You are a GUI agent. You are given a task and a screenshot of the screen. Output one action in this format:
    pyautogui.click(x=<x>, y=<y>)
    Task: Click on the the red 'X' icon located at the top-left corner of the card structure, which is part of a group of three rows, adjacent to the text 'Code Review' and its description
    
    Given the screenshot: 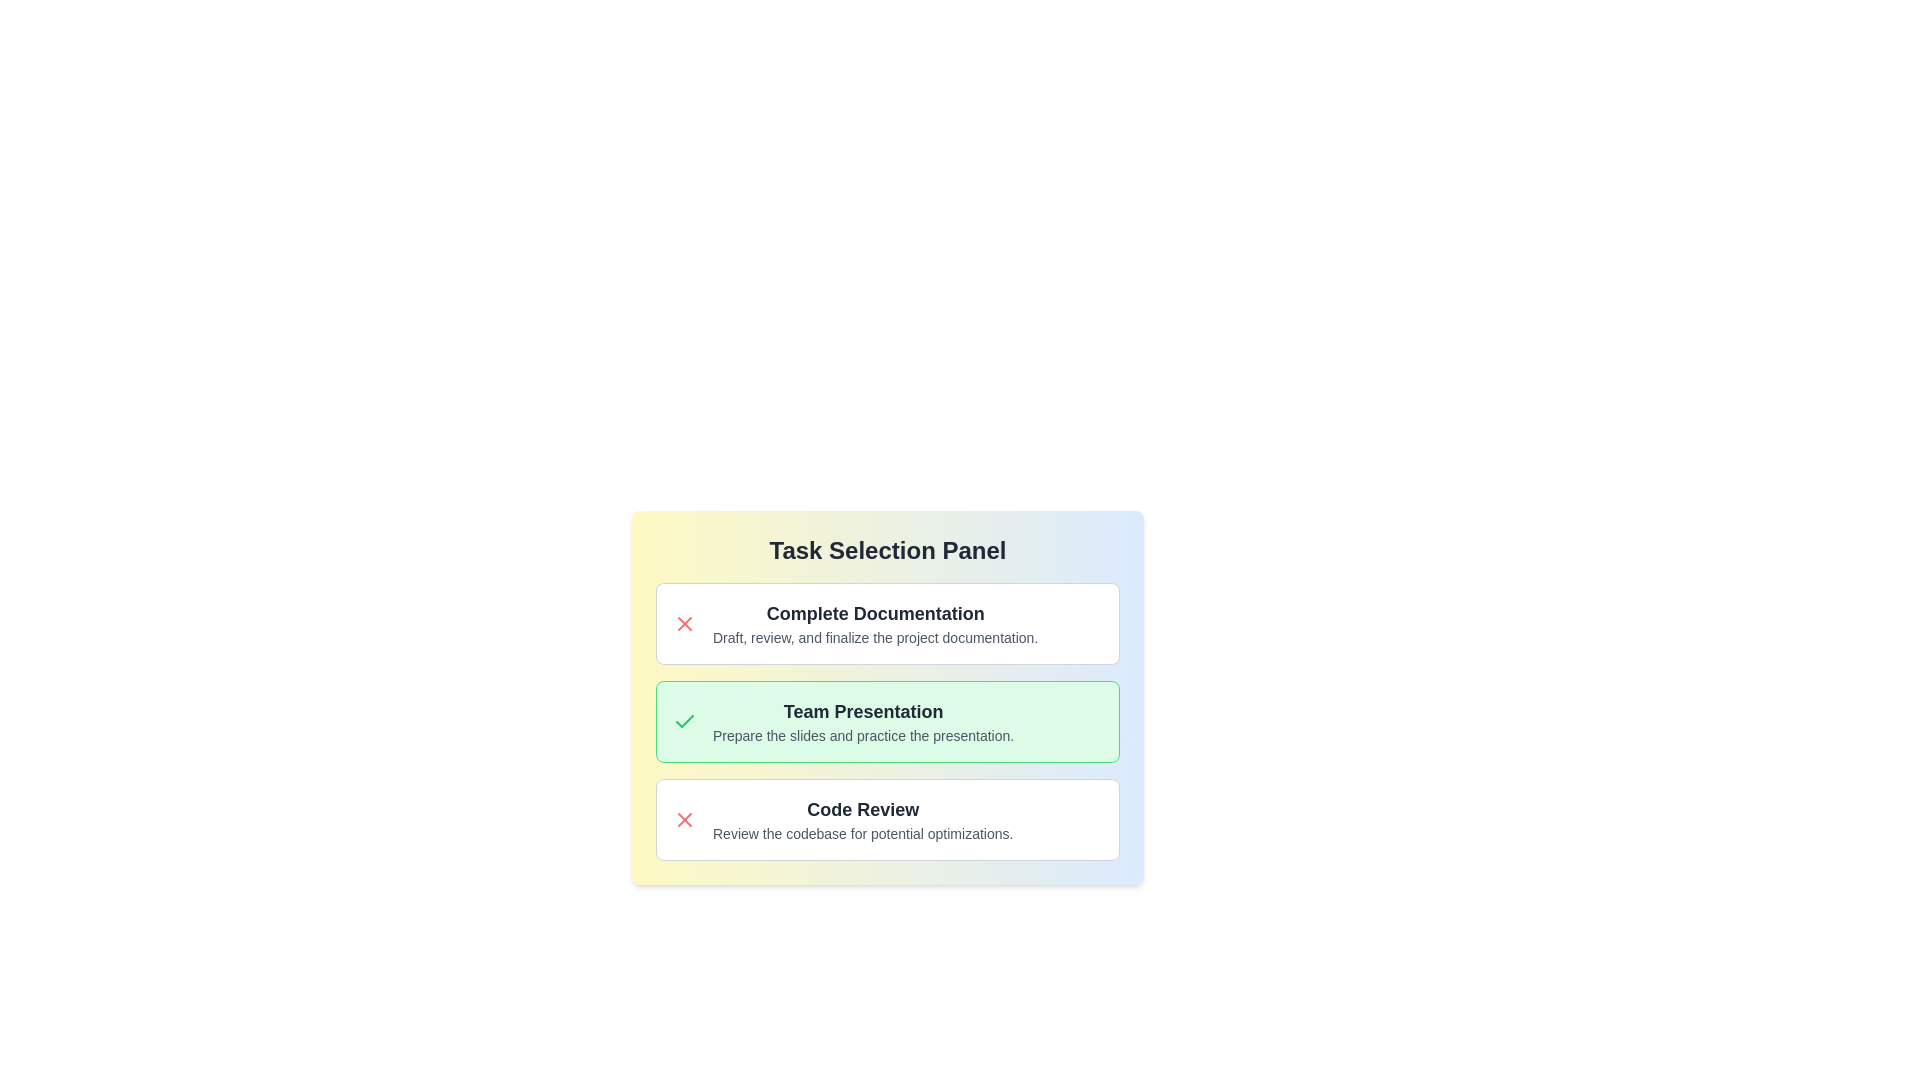 What is the action you would take?
    pyautogui.click(x=685, y=820)
    